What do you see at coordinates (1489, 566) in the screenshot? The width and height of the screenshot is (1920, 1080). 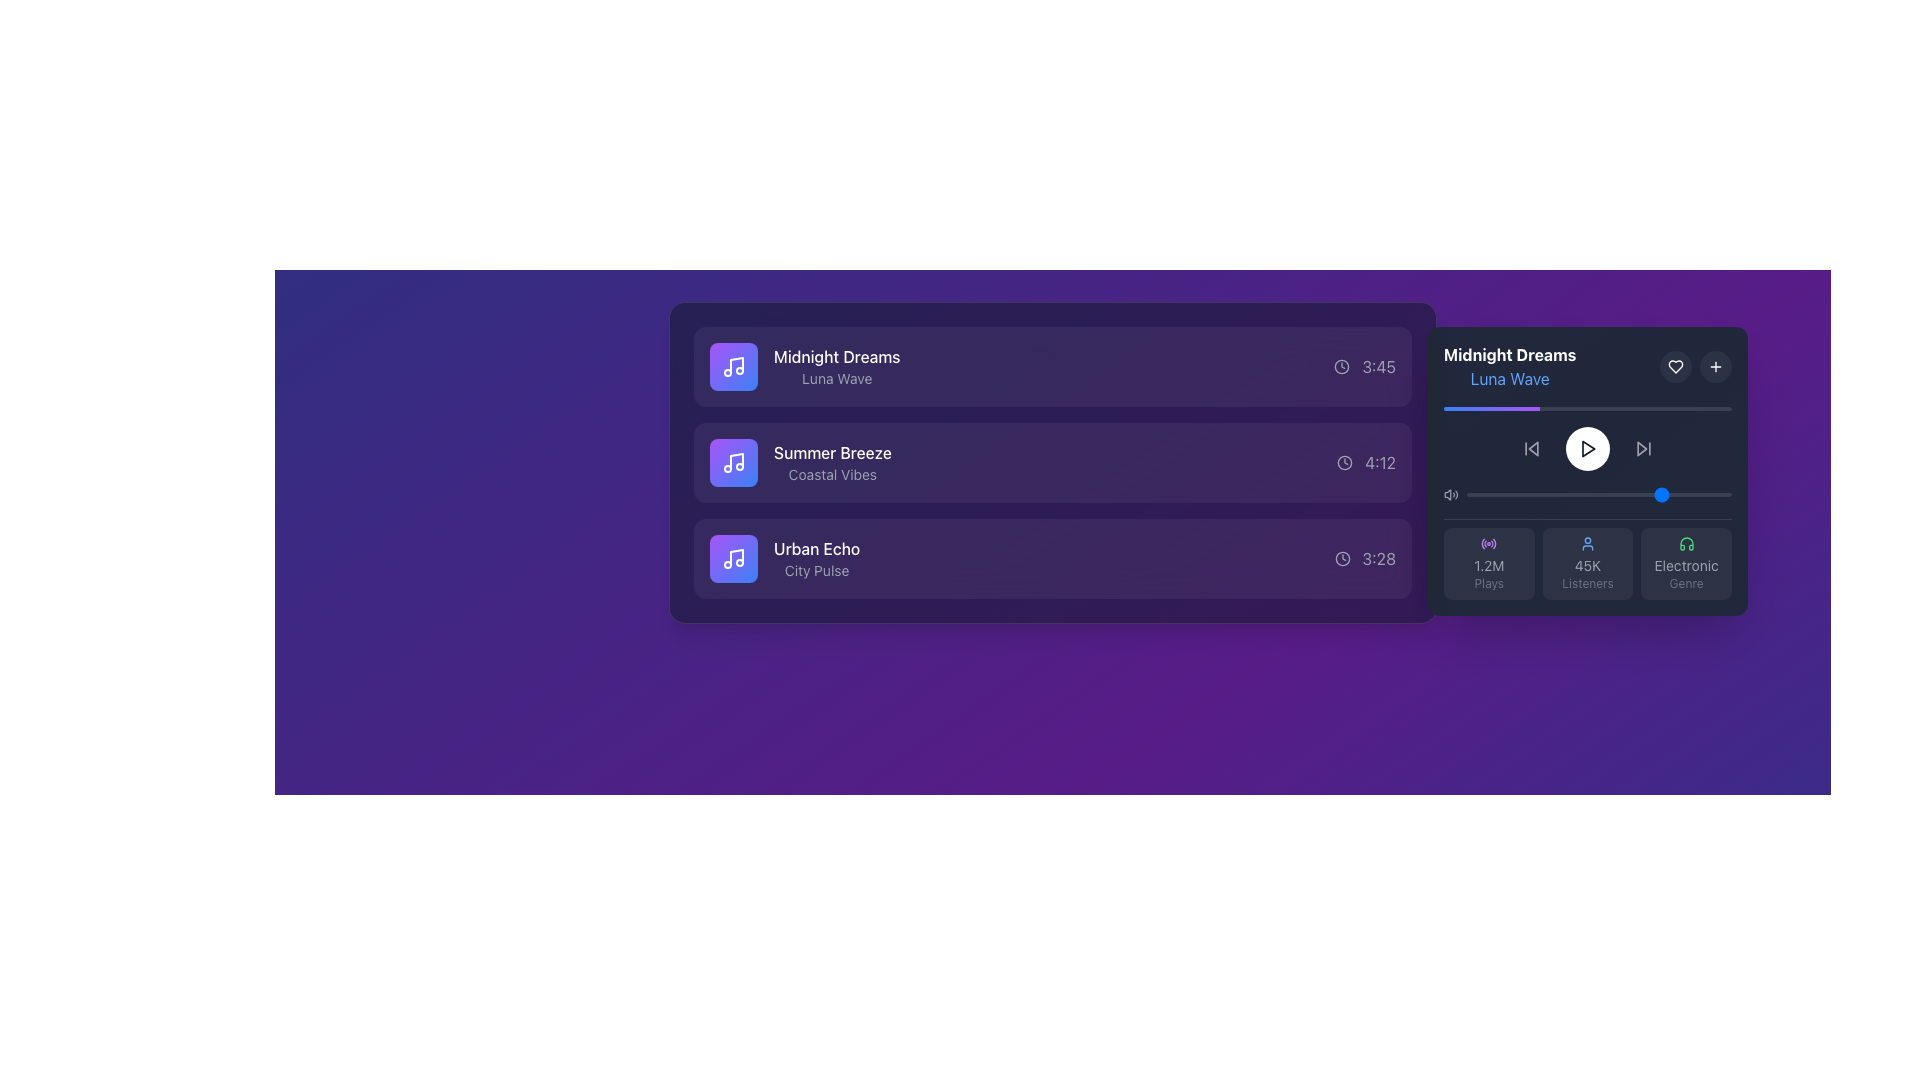 I see `the text display showing '1.2M' located above the text 'Plays' within the statistics panel` at bounding box center [1489, 566].